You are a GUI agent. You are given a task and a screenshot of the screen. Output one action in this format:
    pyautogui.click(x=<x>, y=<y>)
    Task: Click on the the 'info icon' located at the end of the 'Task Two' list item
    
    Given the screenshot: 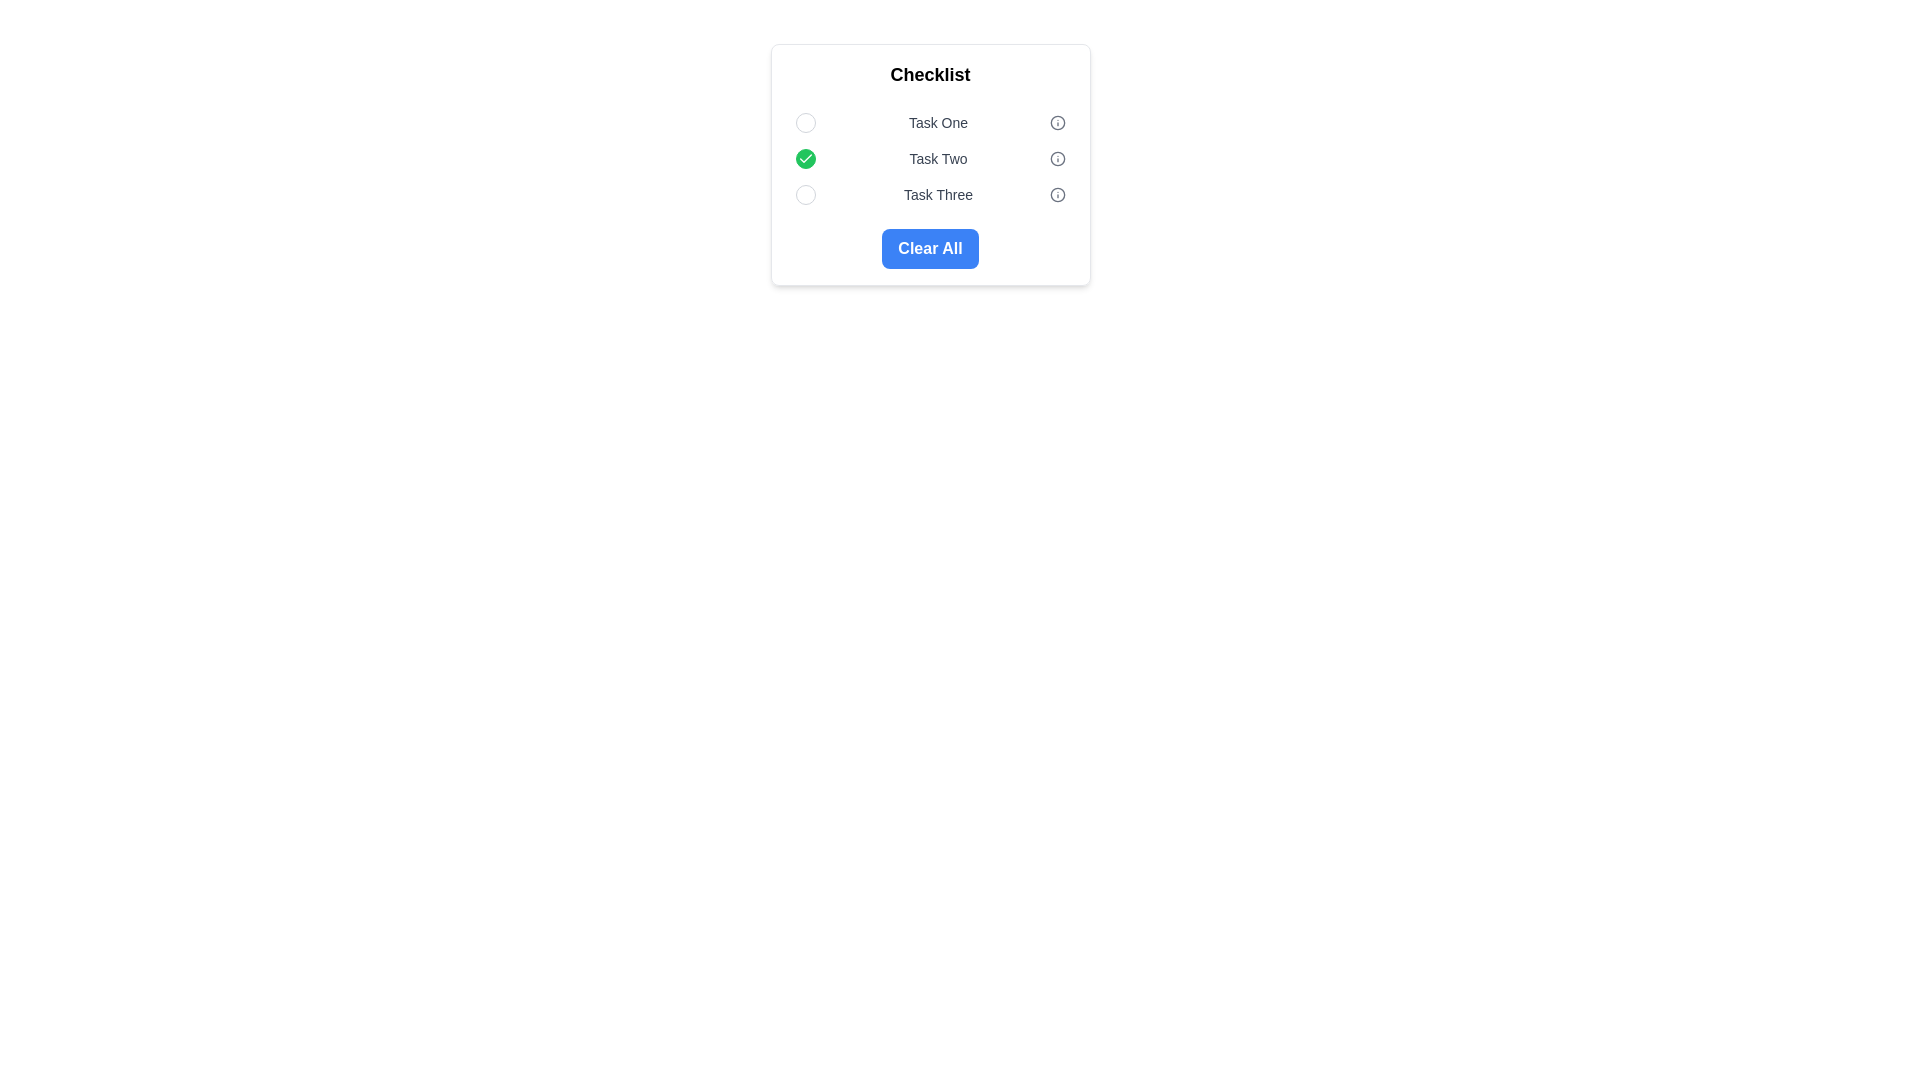 What is the action you would take?
    pyautogui.click(x=1056, y=157)
    